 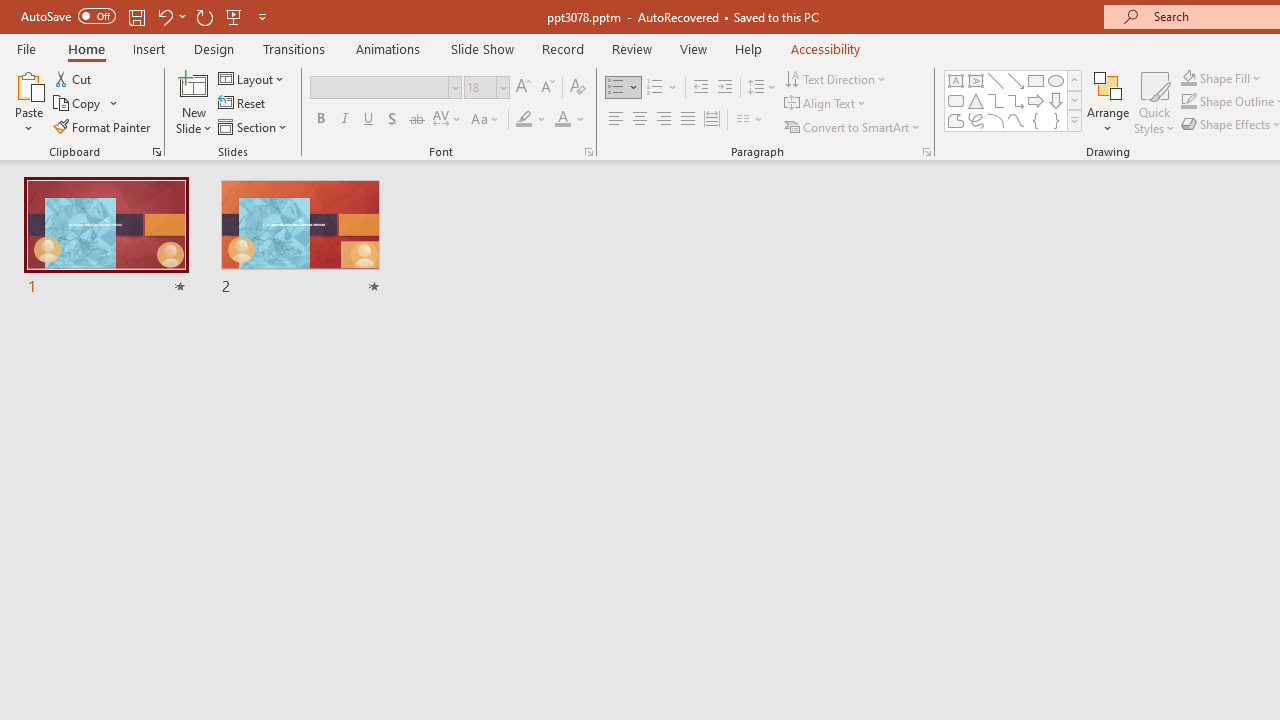 I want to click on 'Shape Fill Dark Green, Accent 2', so click(x=1189, y=77).